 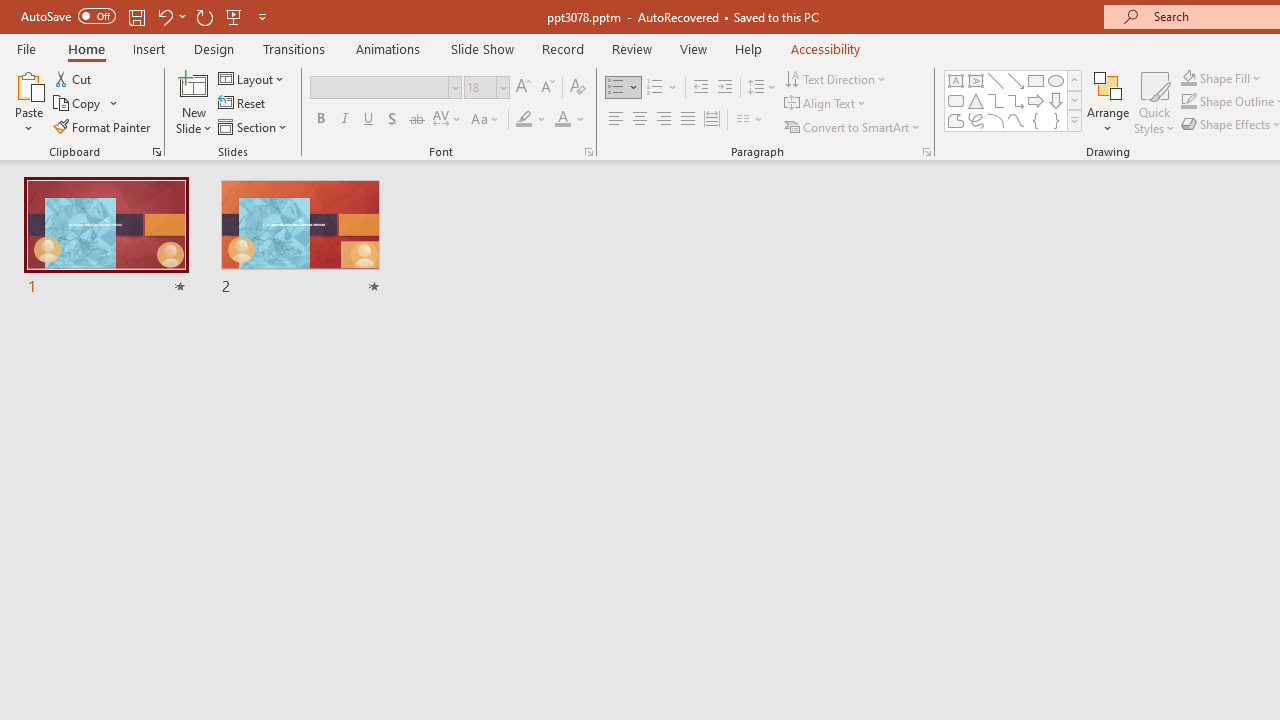 I want to click on 'Shape Fill Dark Green, Accent 2', so click(x=1189, y=77).